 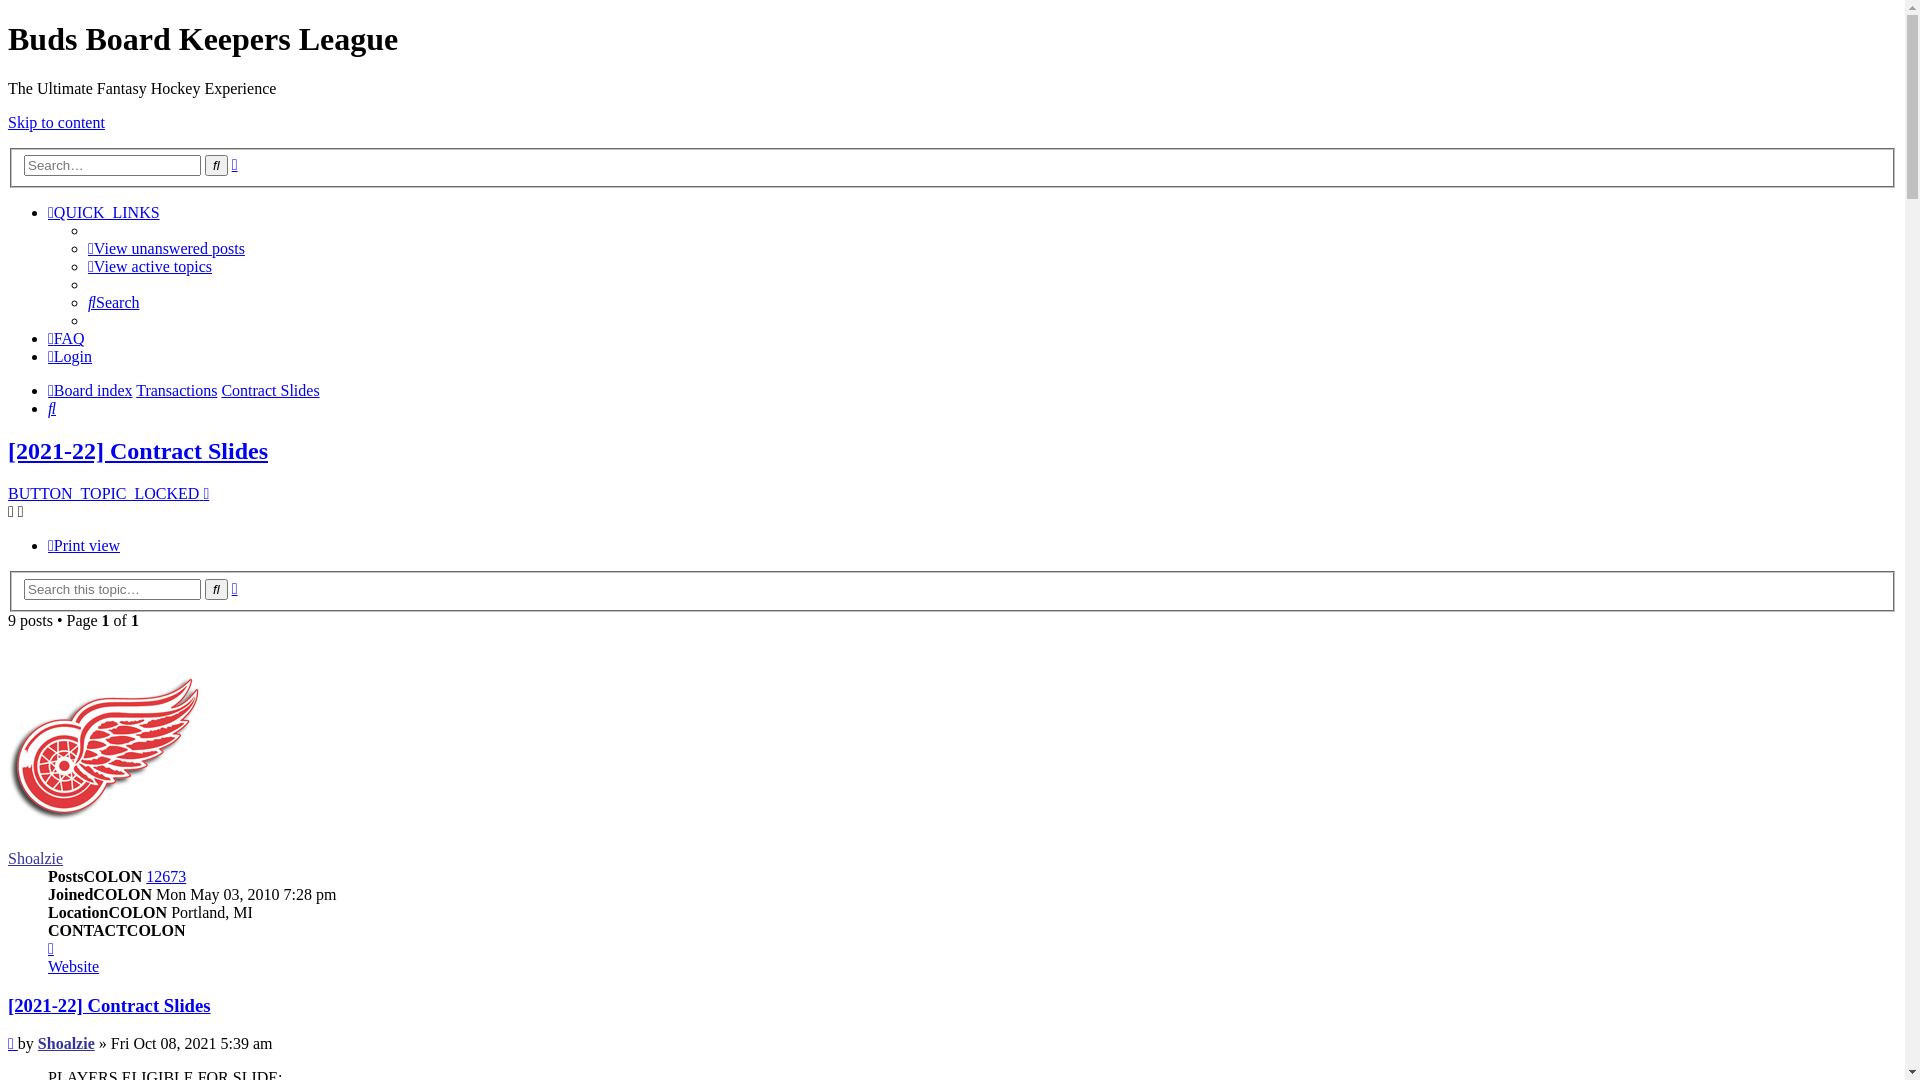 What do you see at coordinates (8, 1005) in the screenshot?
I see `'[2021-22] Contract Slides'` at bounding box center [8, 1005].